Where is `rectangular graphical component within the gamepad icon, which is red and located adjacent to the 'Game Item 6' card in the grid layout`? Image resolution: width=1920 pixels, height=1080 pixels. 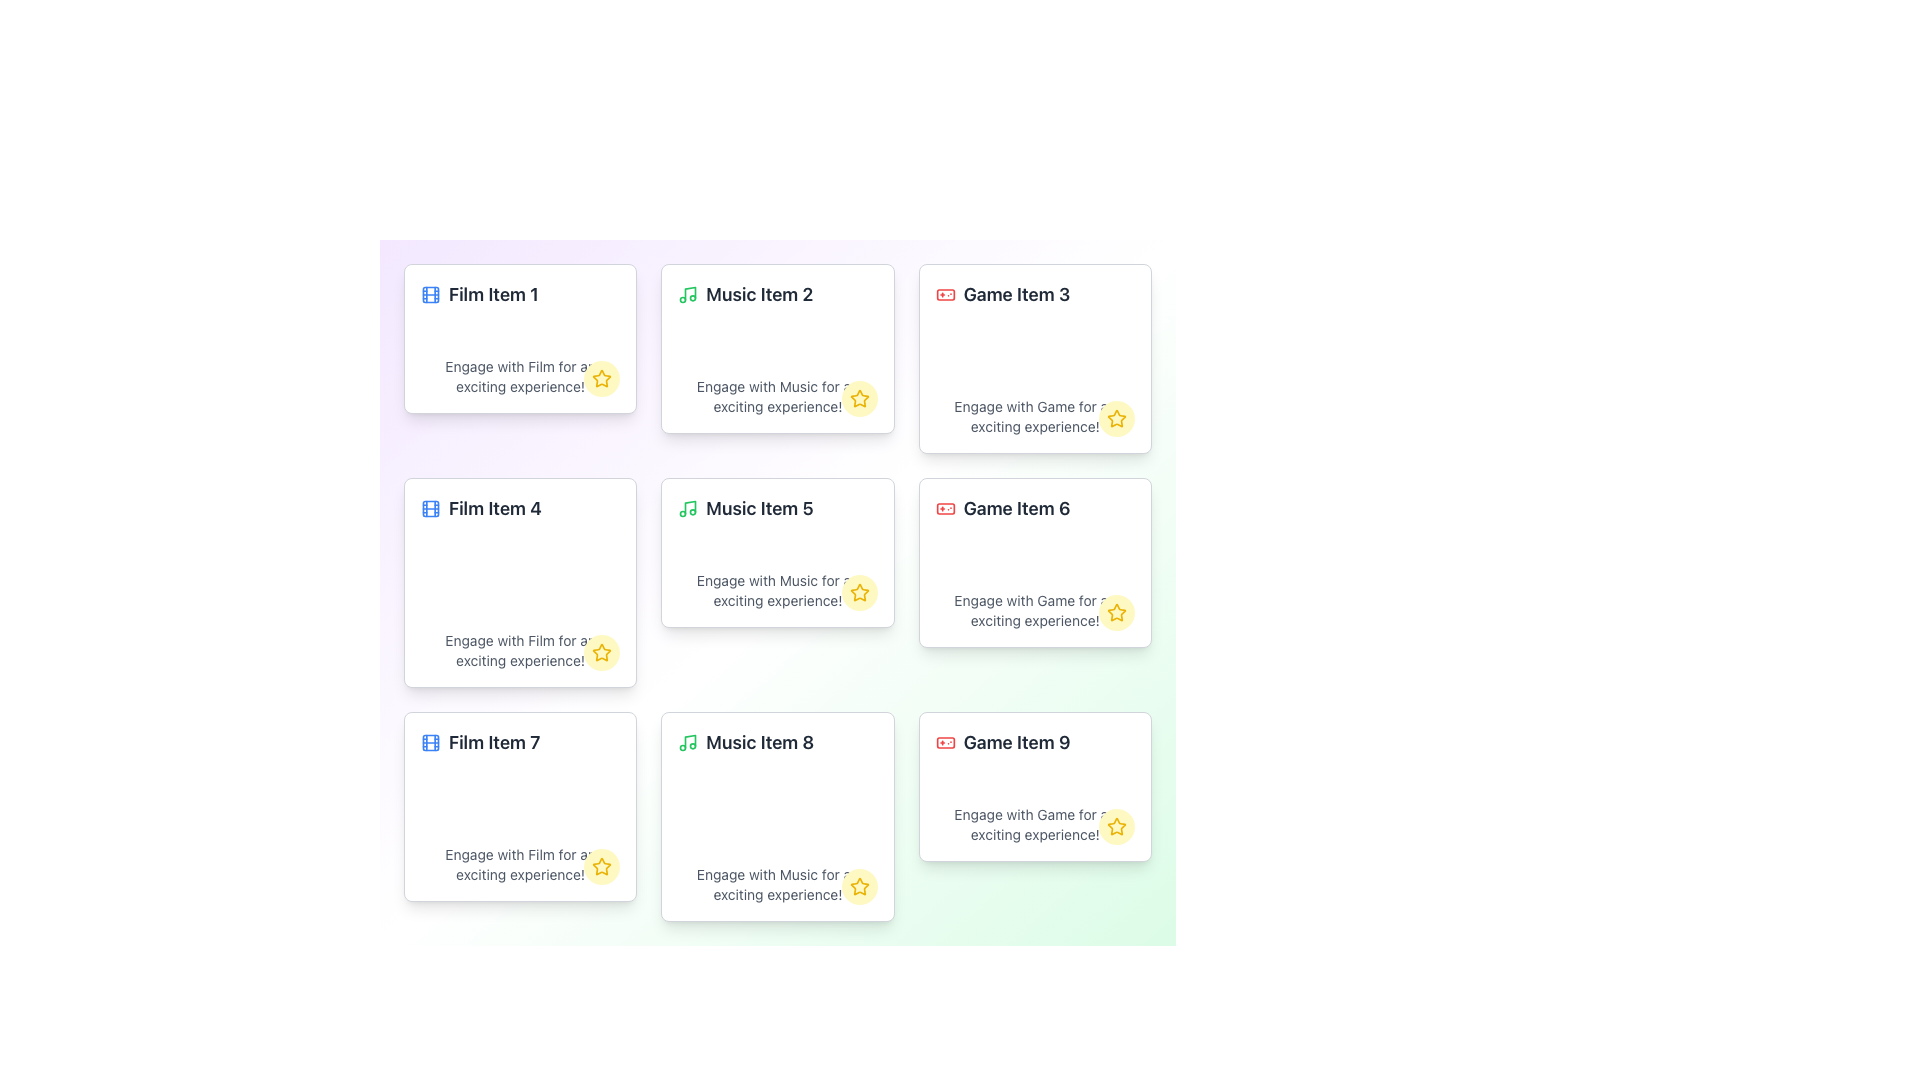 rectangular graphical component within the gamepad icon, which is red and located adjacent to the 'Game Item 6' card in the grid layout is located at coordinates (944, 508).